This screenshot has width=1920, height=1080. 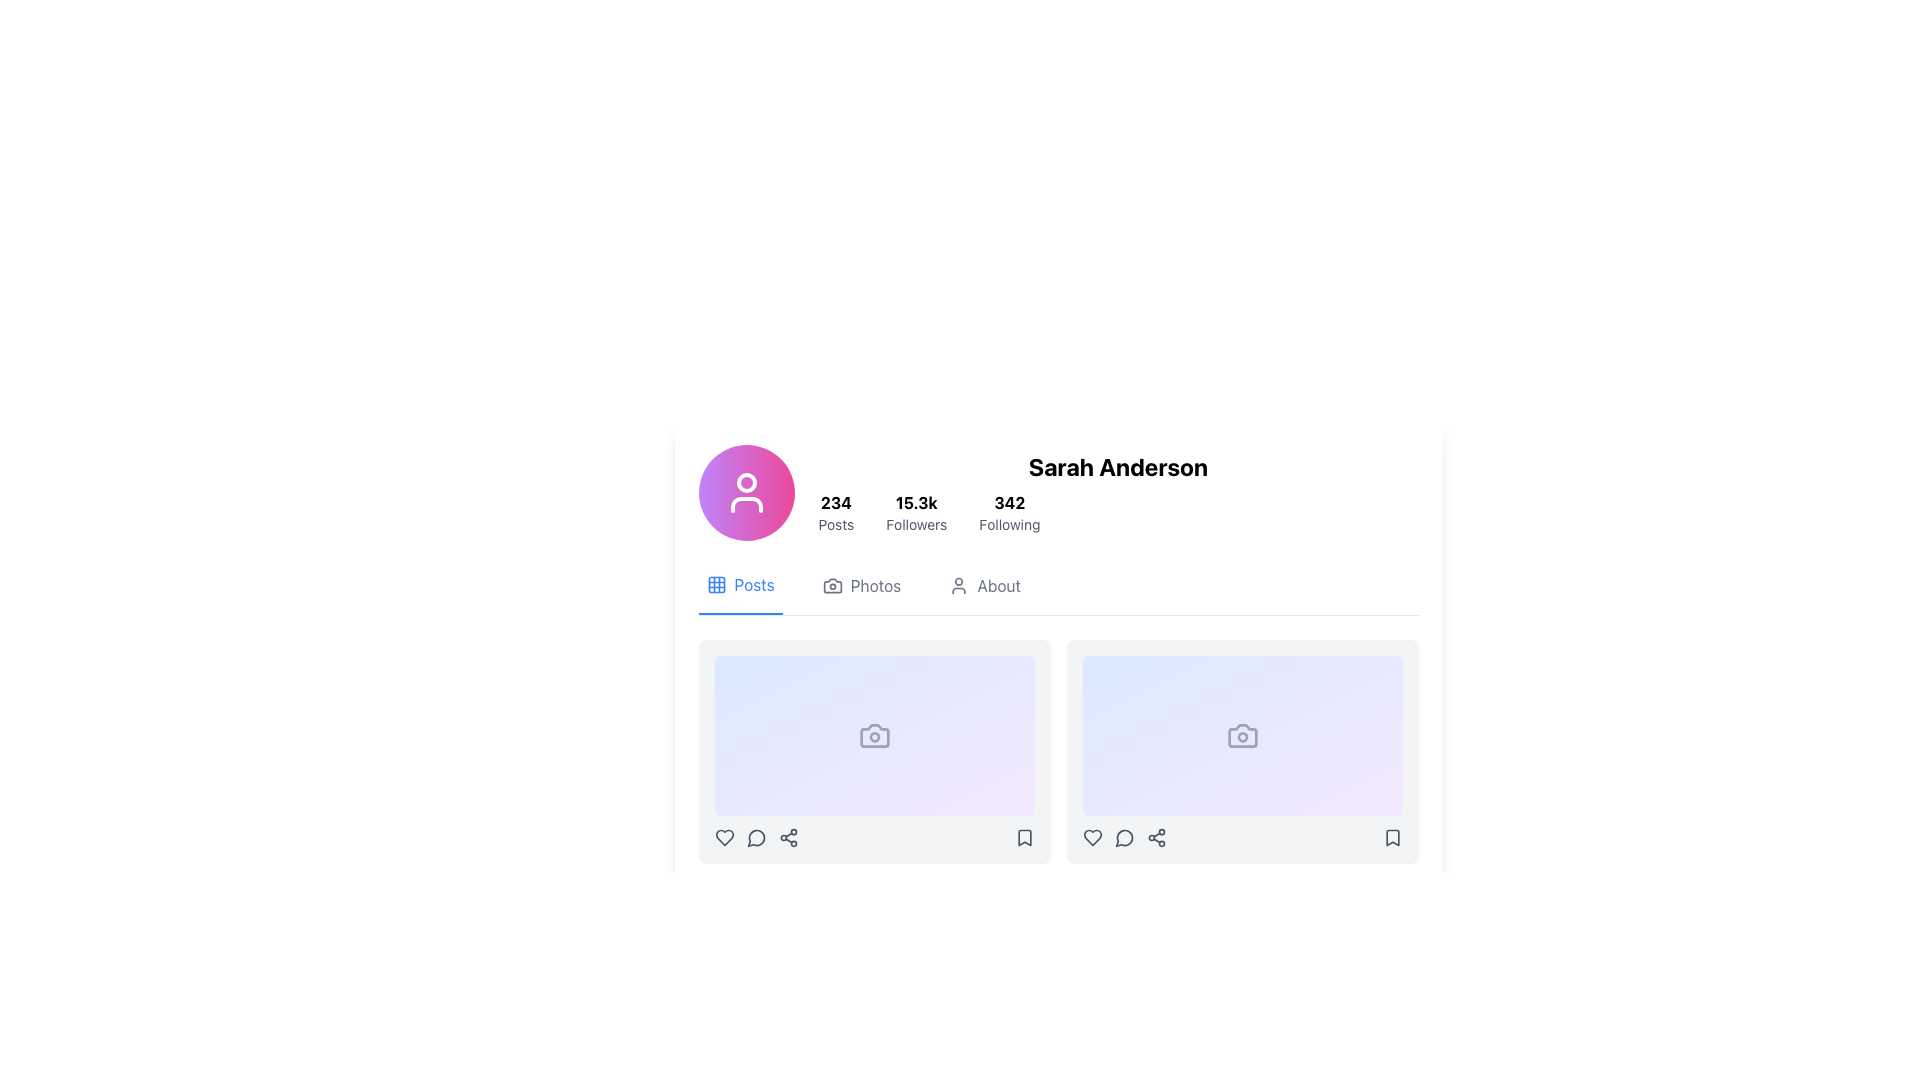 What do you see at coordinates (755, 837) in the screenshot?
I see `the Icon button positioned between the heart-shaped icon and the arrow-shaped icon below the content image` at bounding box center [755, 837].